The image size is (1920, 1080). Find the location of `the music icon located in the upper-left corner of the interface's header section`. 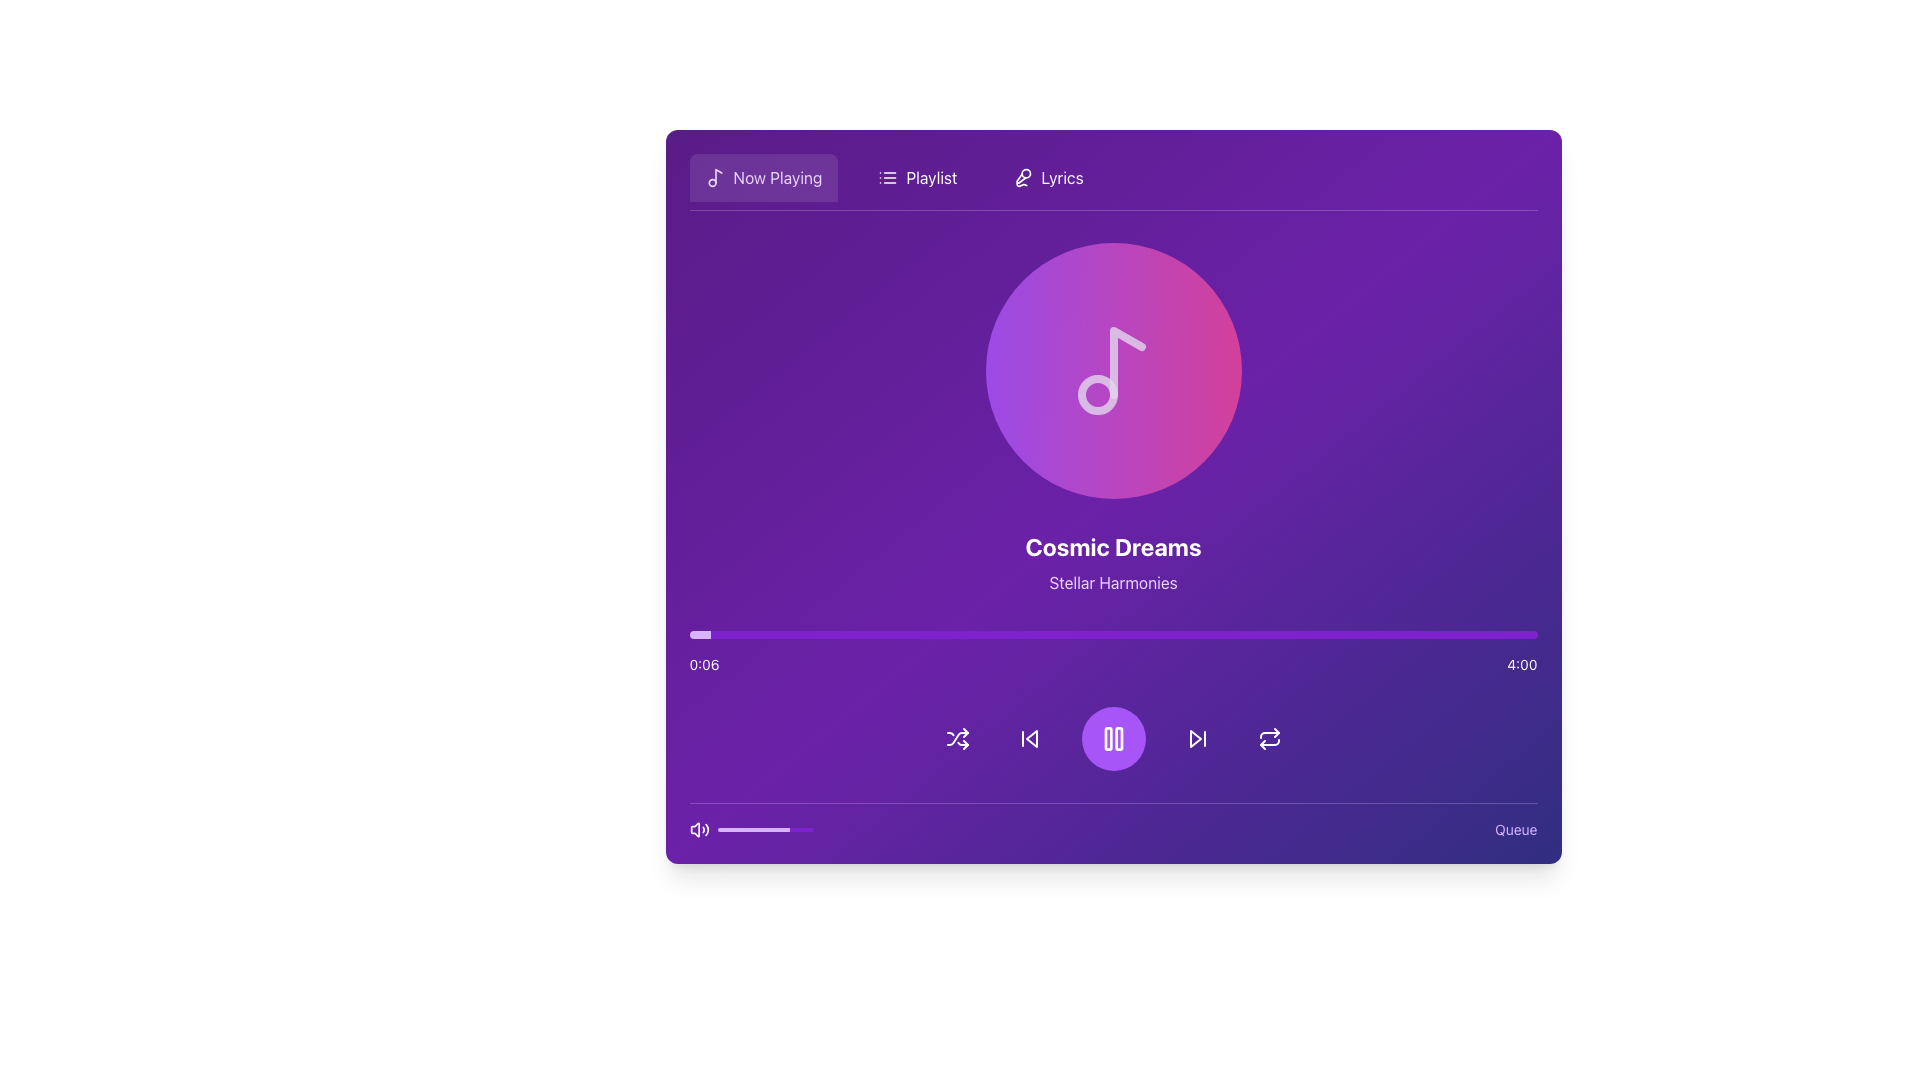

the music icon located in the upper-left corner of the interface's header section is located at coordinates (715, 176).